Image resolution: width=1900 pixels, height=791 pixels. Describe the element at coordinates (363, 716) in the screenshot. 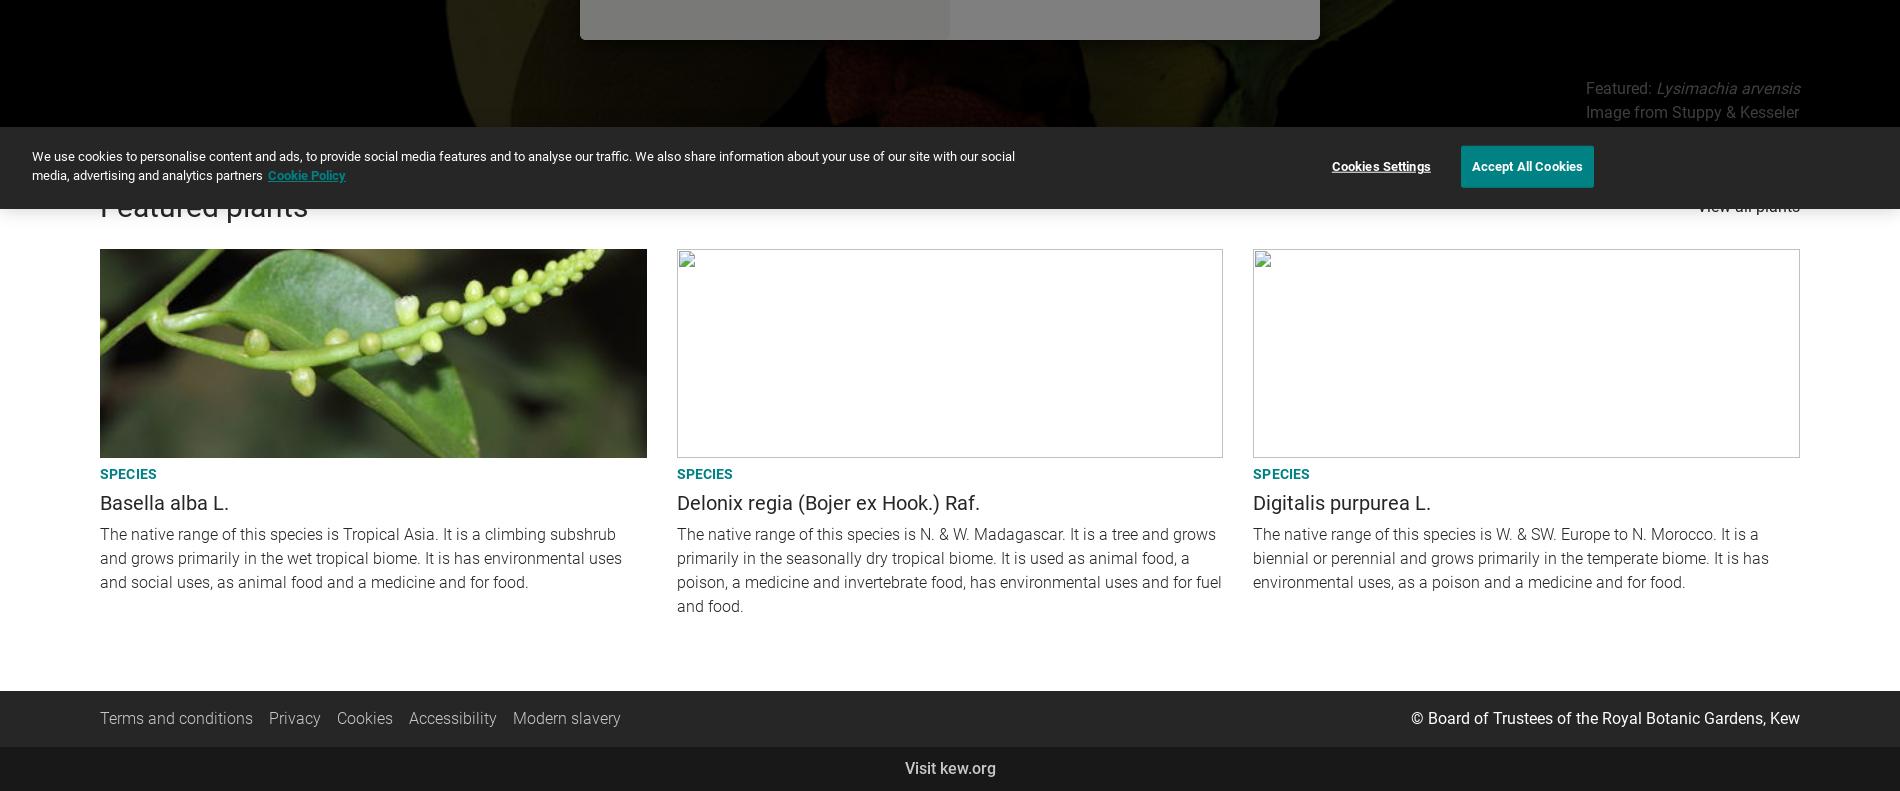

I see `'Cookies'` at that location.